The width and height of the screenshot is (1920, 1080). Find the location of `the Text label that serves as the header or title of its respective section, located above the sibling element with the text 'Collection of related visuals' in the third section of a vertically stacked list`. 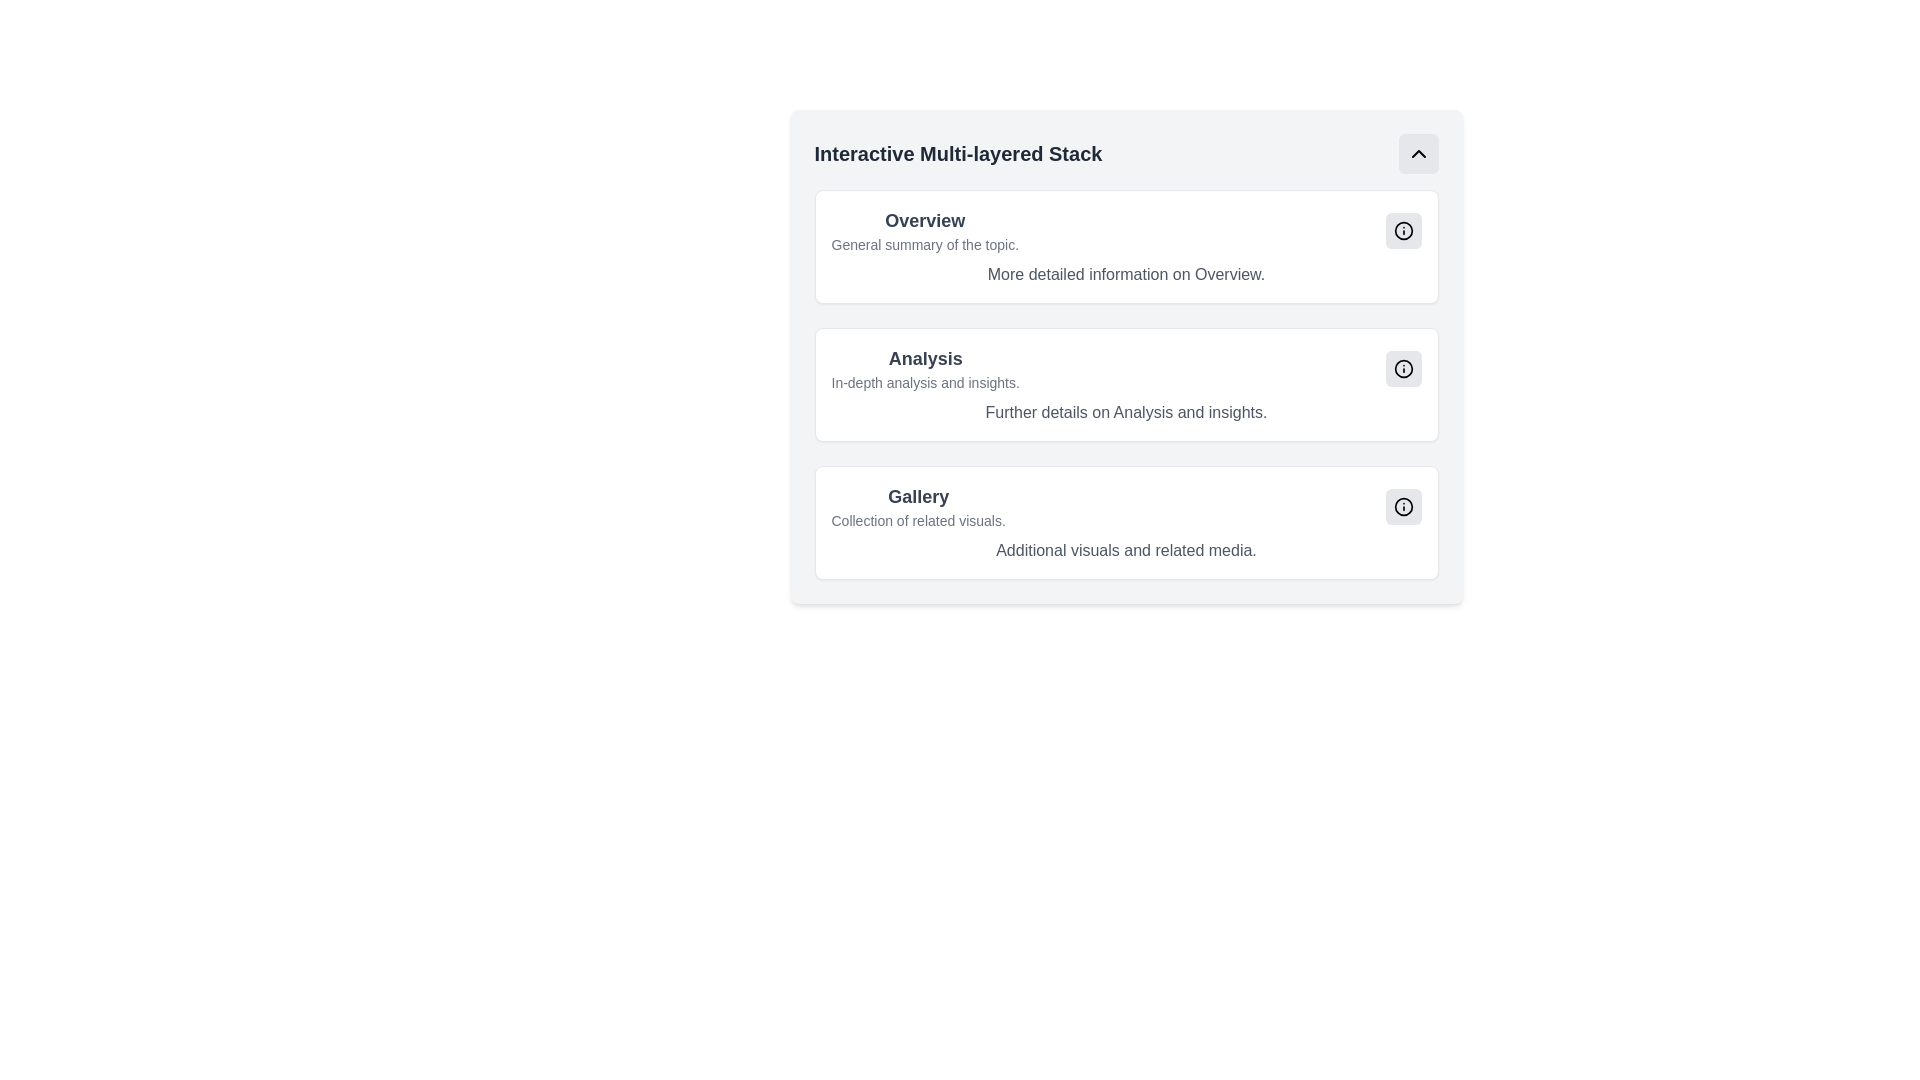

the Text label that serves as the header or title of its respective section, located above the sibling element with the text 'Collection of related visuals' in the third section of a vertically stacked list is located at coordinates (917, 496).